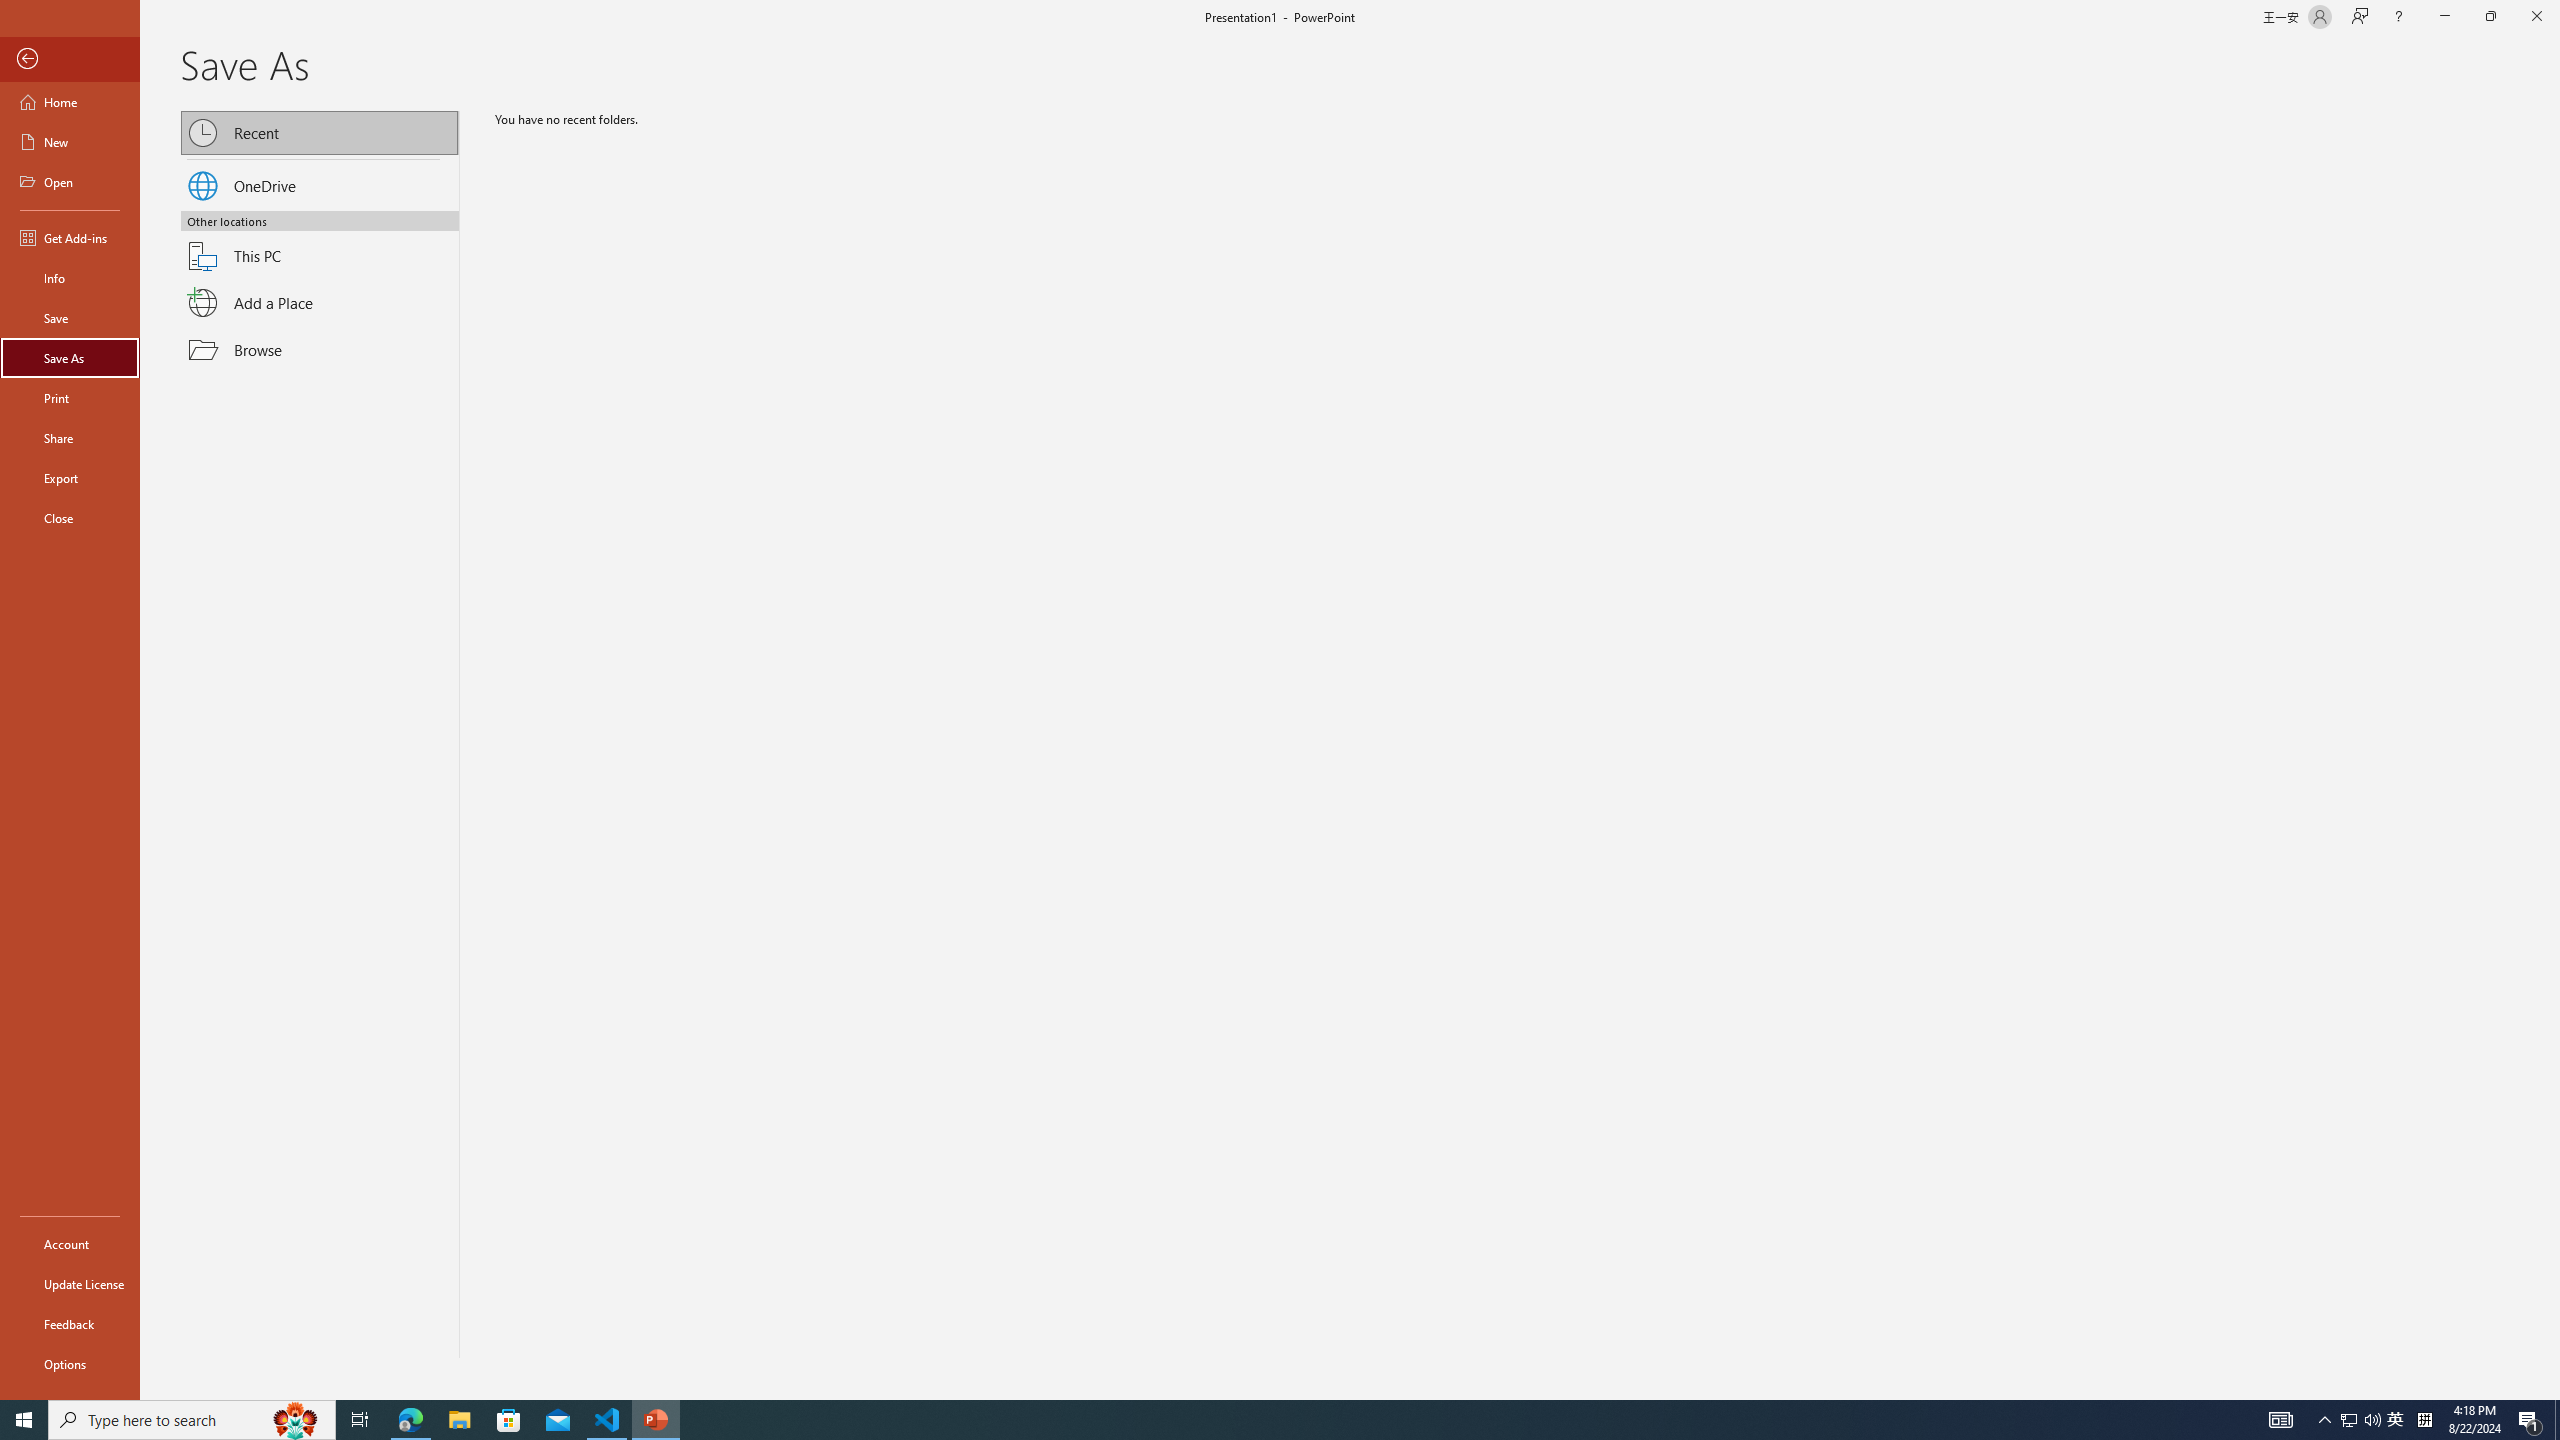 The image size is (2560, 1440). I want to click on 'Info', so click(69, 276).